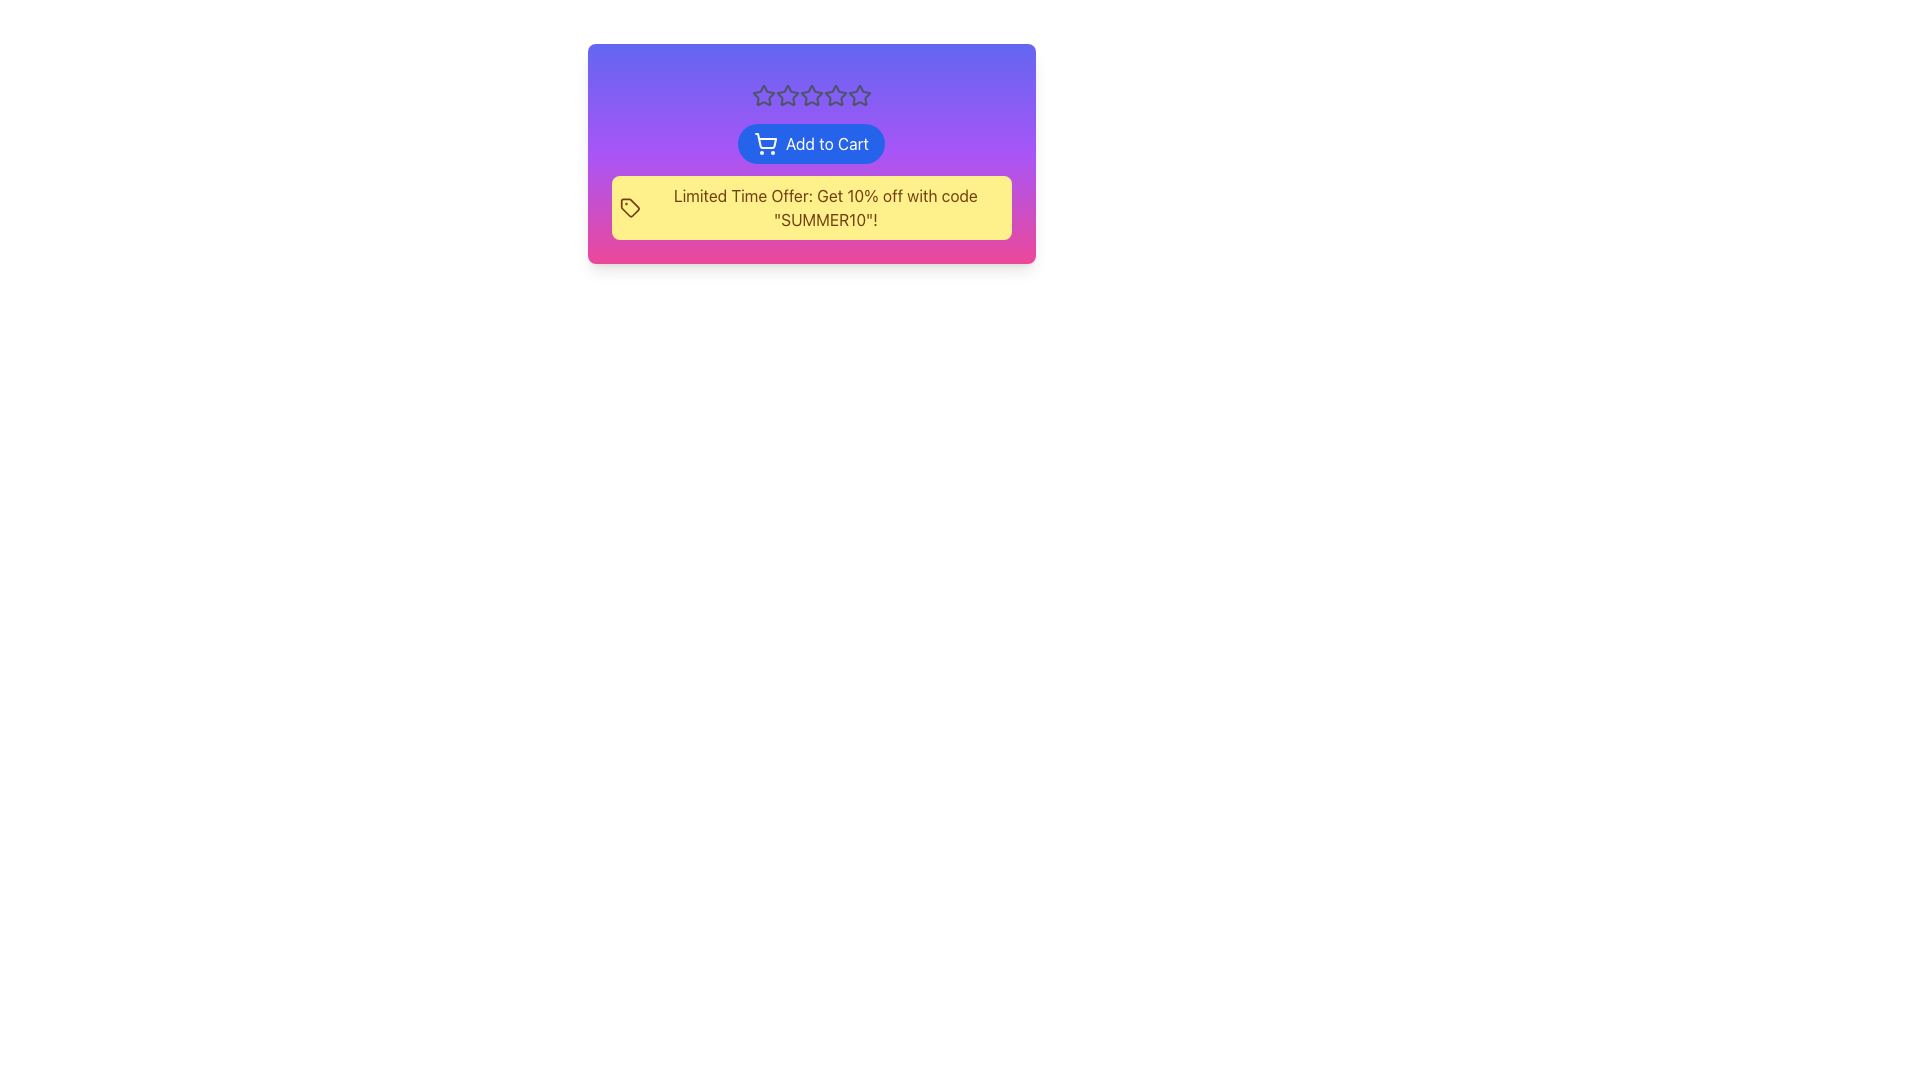 This screenshot has width=1920, height=1080. What do you see at coordinates (859, 96) in the screenshot?
I see `the fifth gray outlined star icon in the rating system located at the top area of the interface` at bounding box center [859, 96].